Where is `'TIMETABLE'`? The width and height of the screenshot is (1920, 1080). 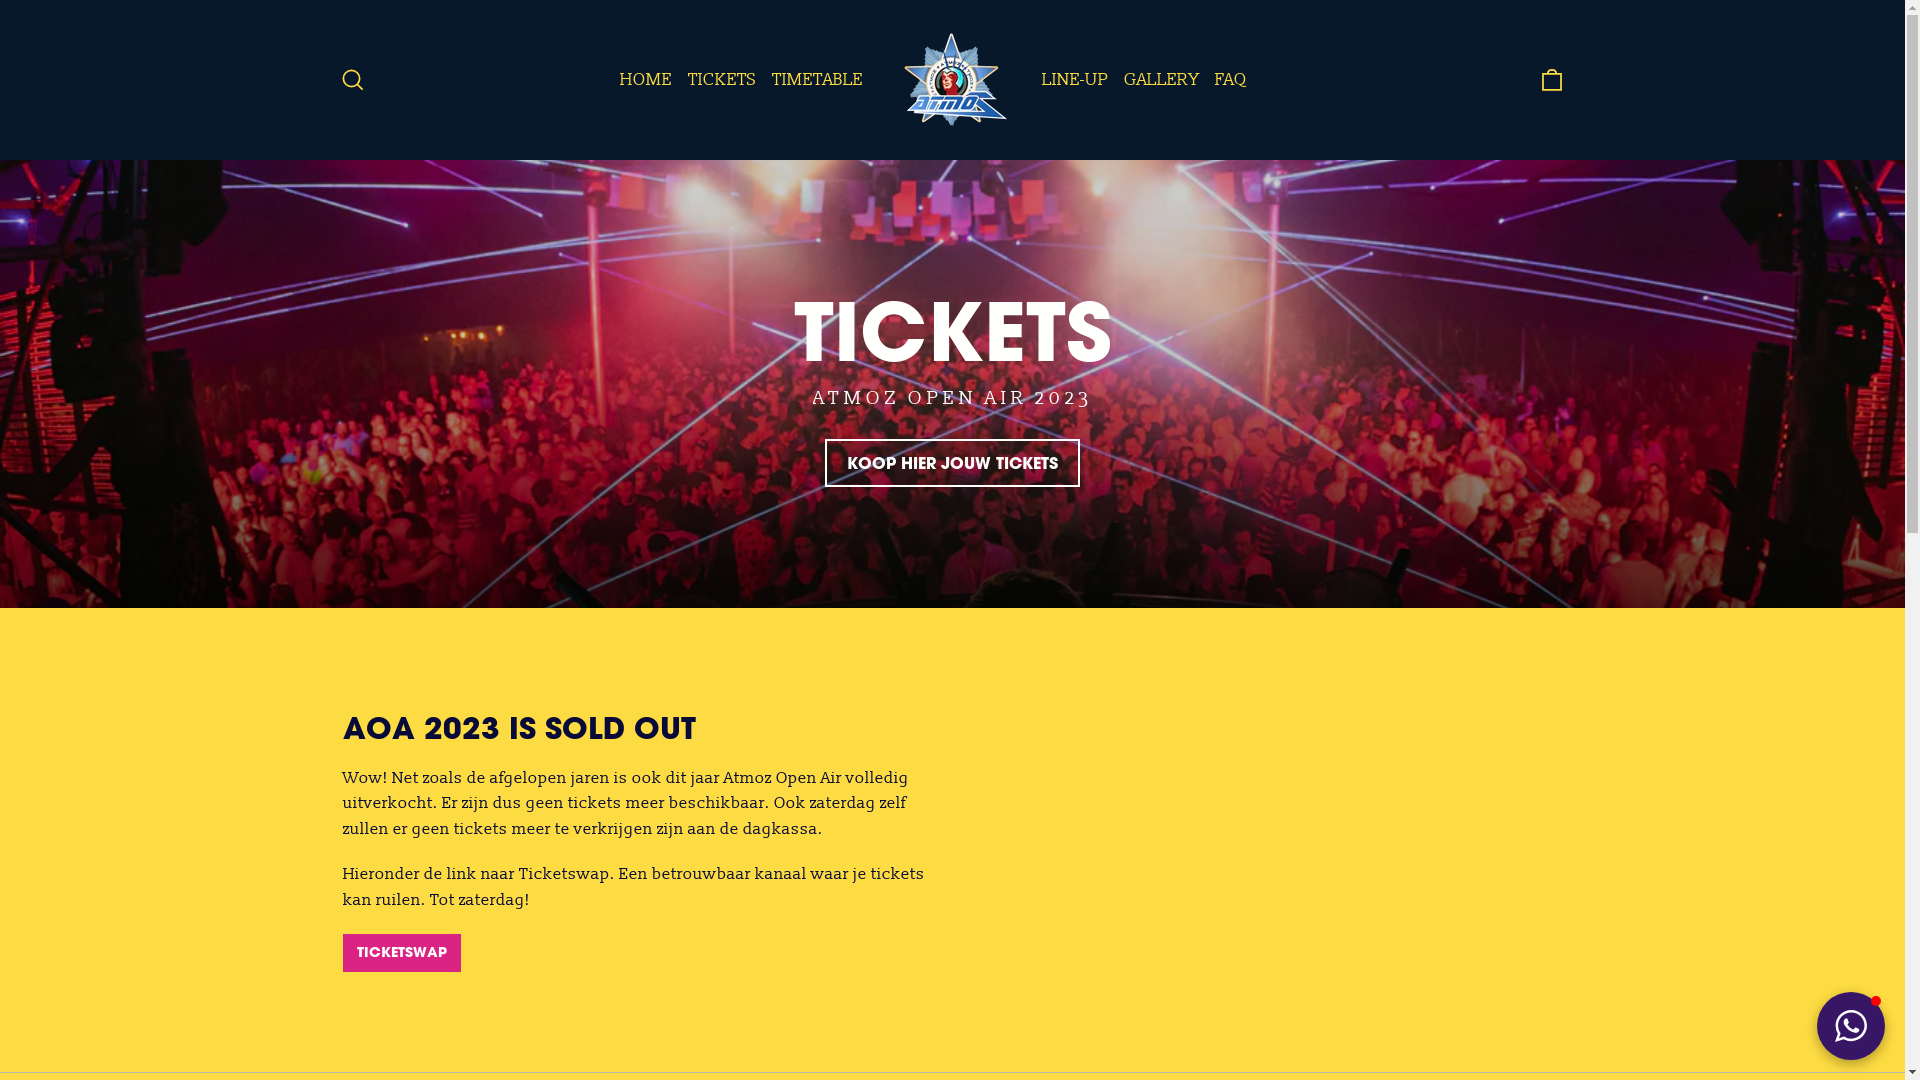
'TIMETABLE' is located at coordinates (817, 78).